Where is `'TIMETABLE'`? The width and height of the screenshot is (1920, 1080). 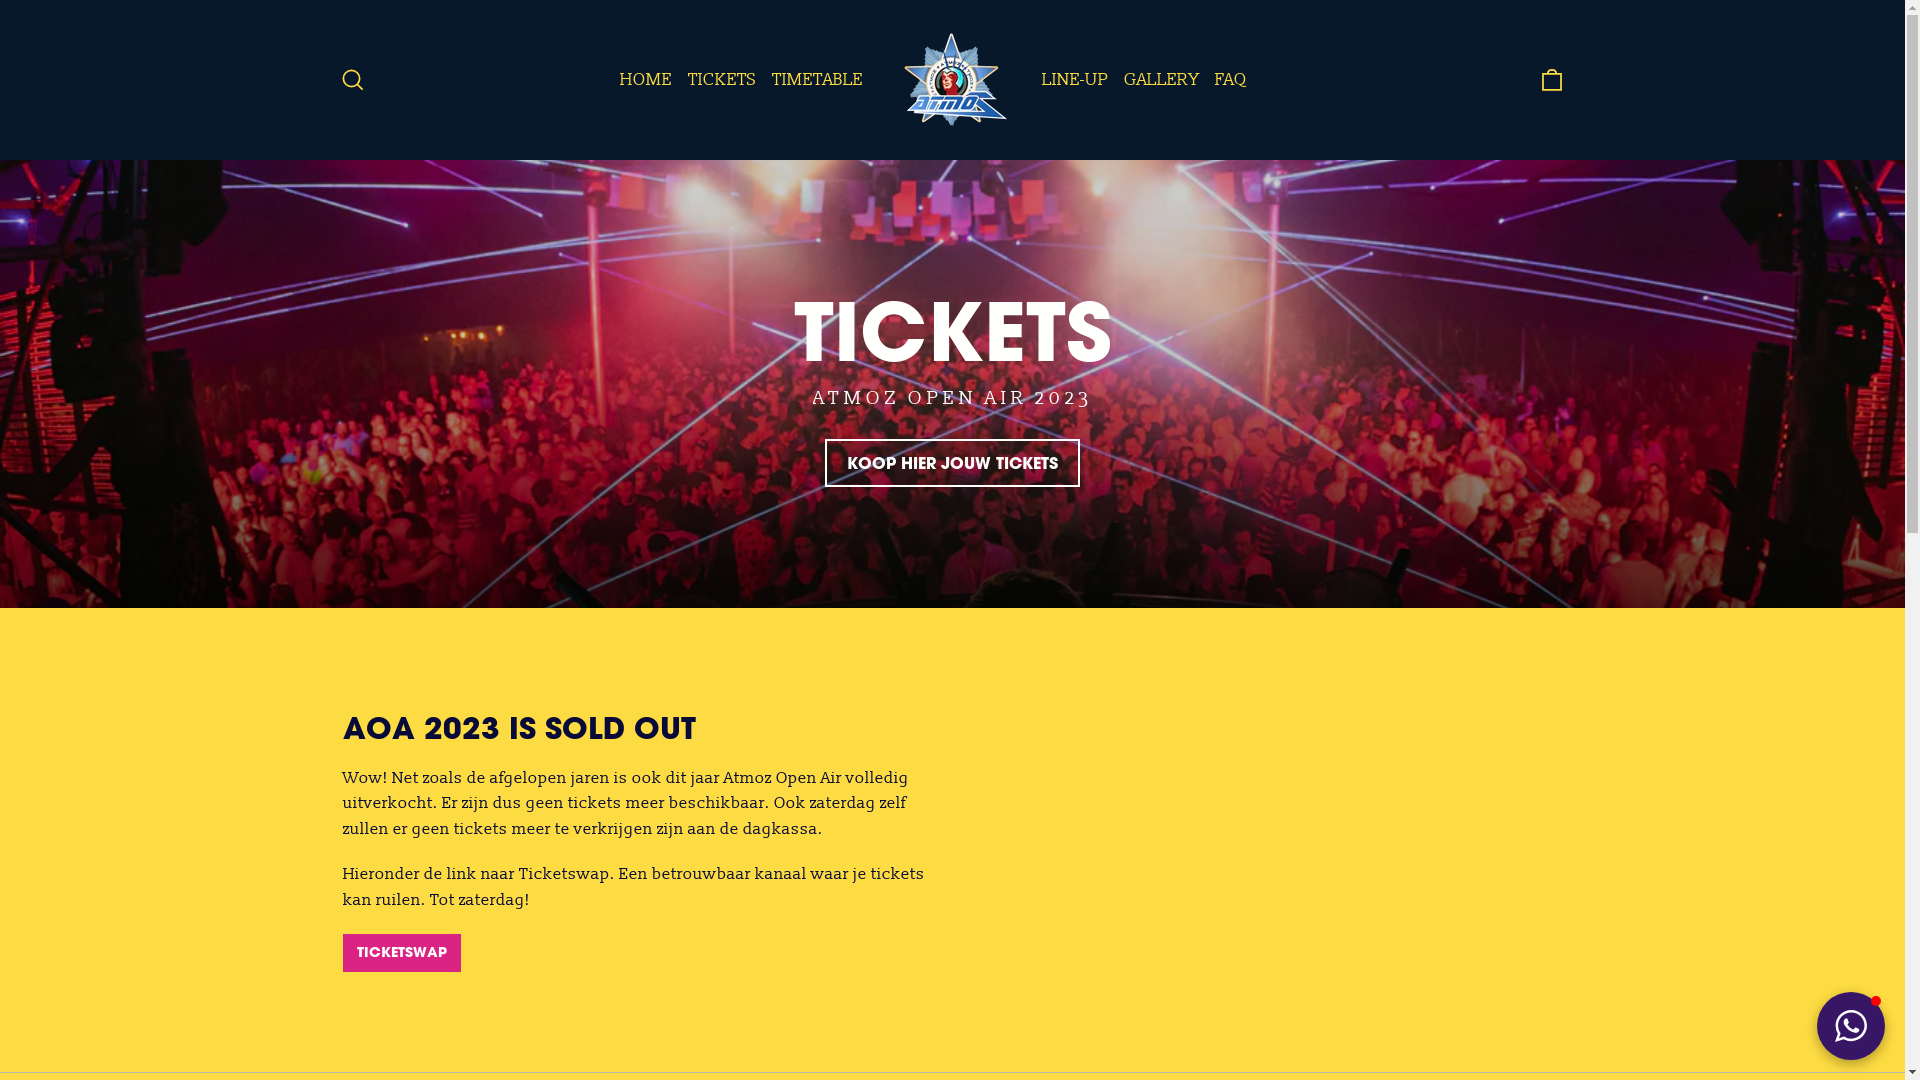
'TIMETABLE' is located at coordinates (817, 78).